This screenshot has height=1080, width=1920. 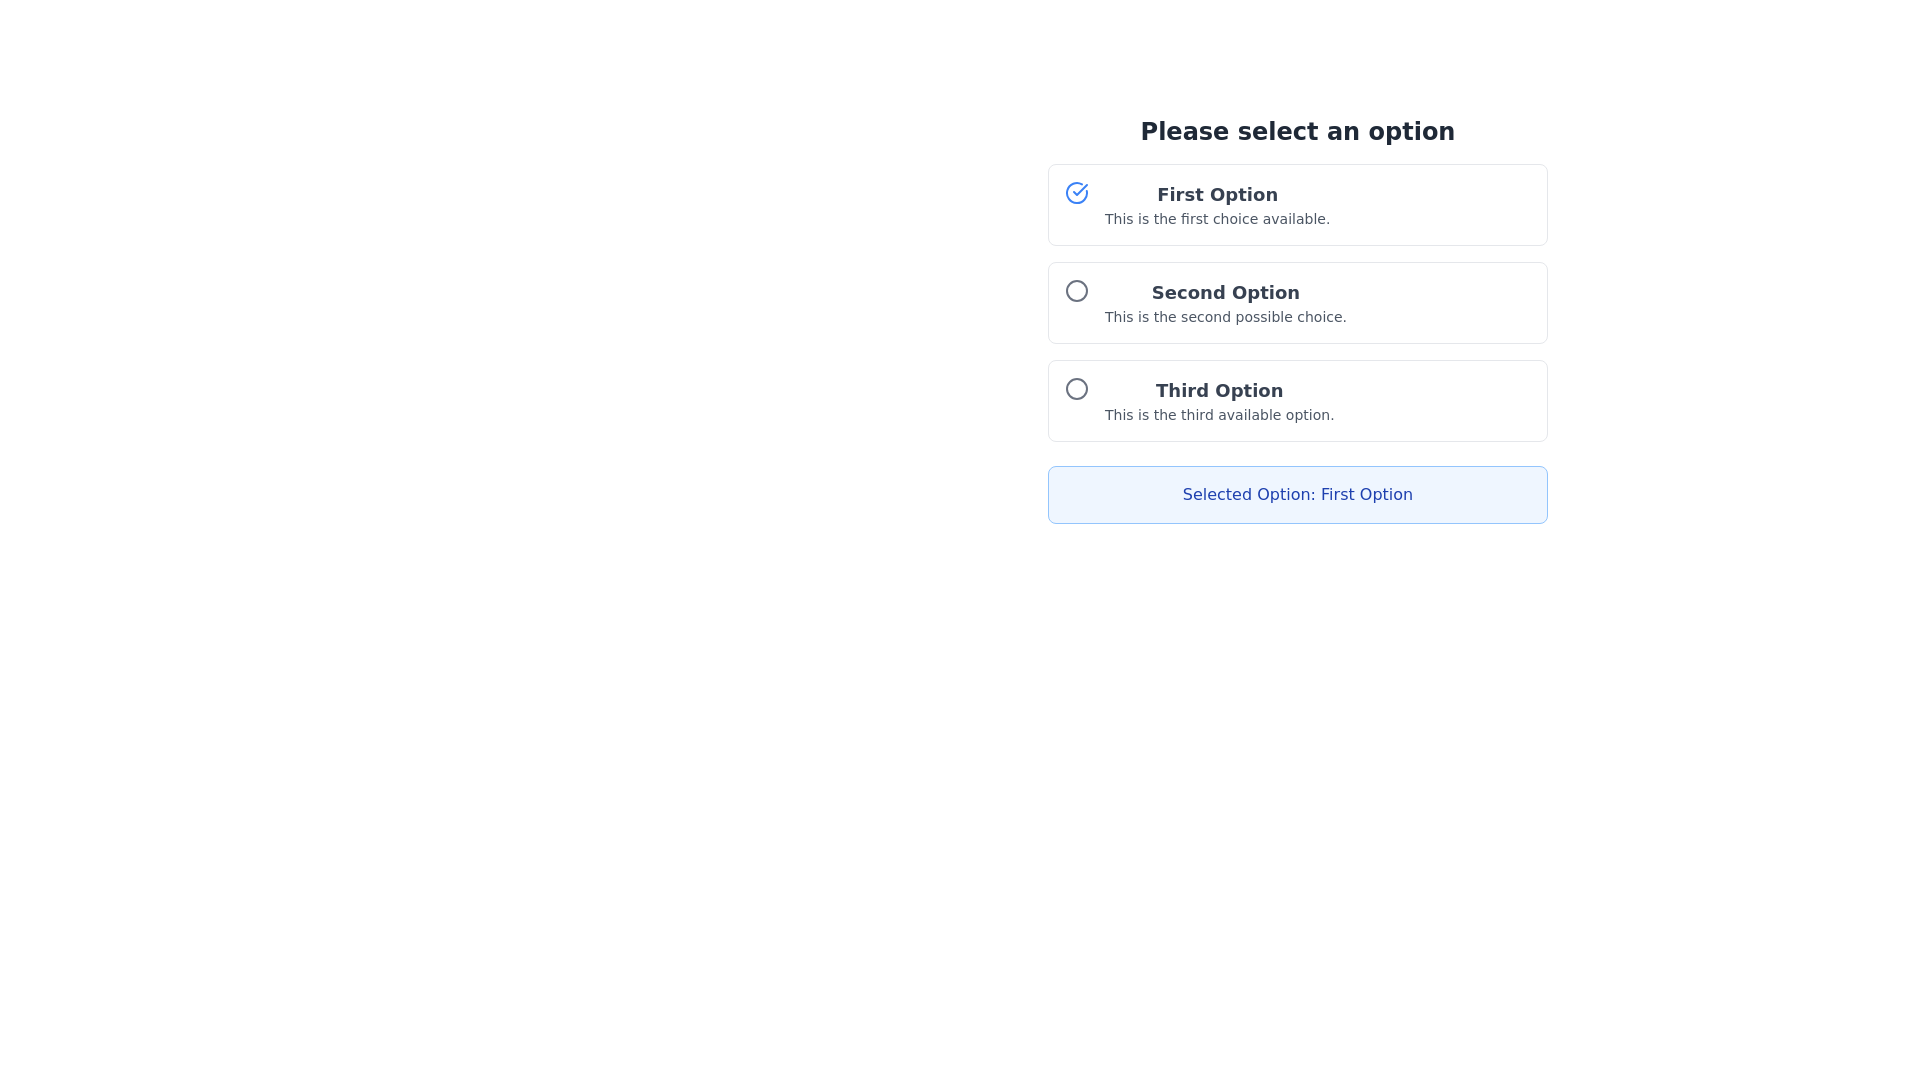 I want to click on the blue circular icon with a checkmark located to the left of the 'First Option' label in the selection interface, so click(x=1075, y=192).